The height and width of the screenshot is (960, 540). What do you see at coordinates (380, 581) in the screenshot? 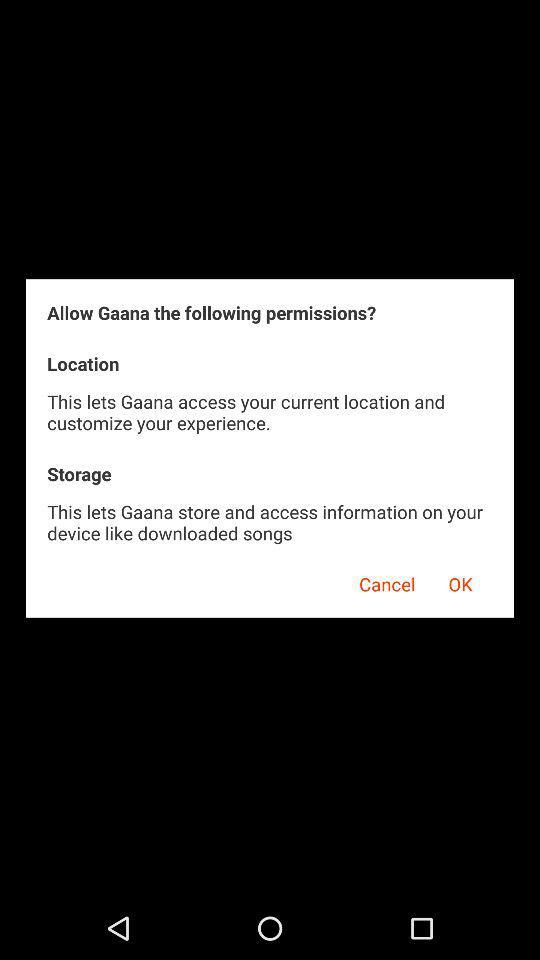
I see `item to the left of ok item` at bounding box center [380, 581].